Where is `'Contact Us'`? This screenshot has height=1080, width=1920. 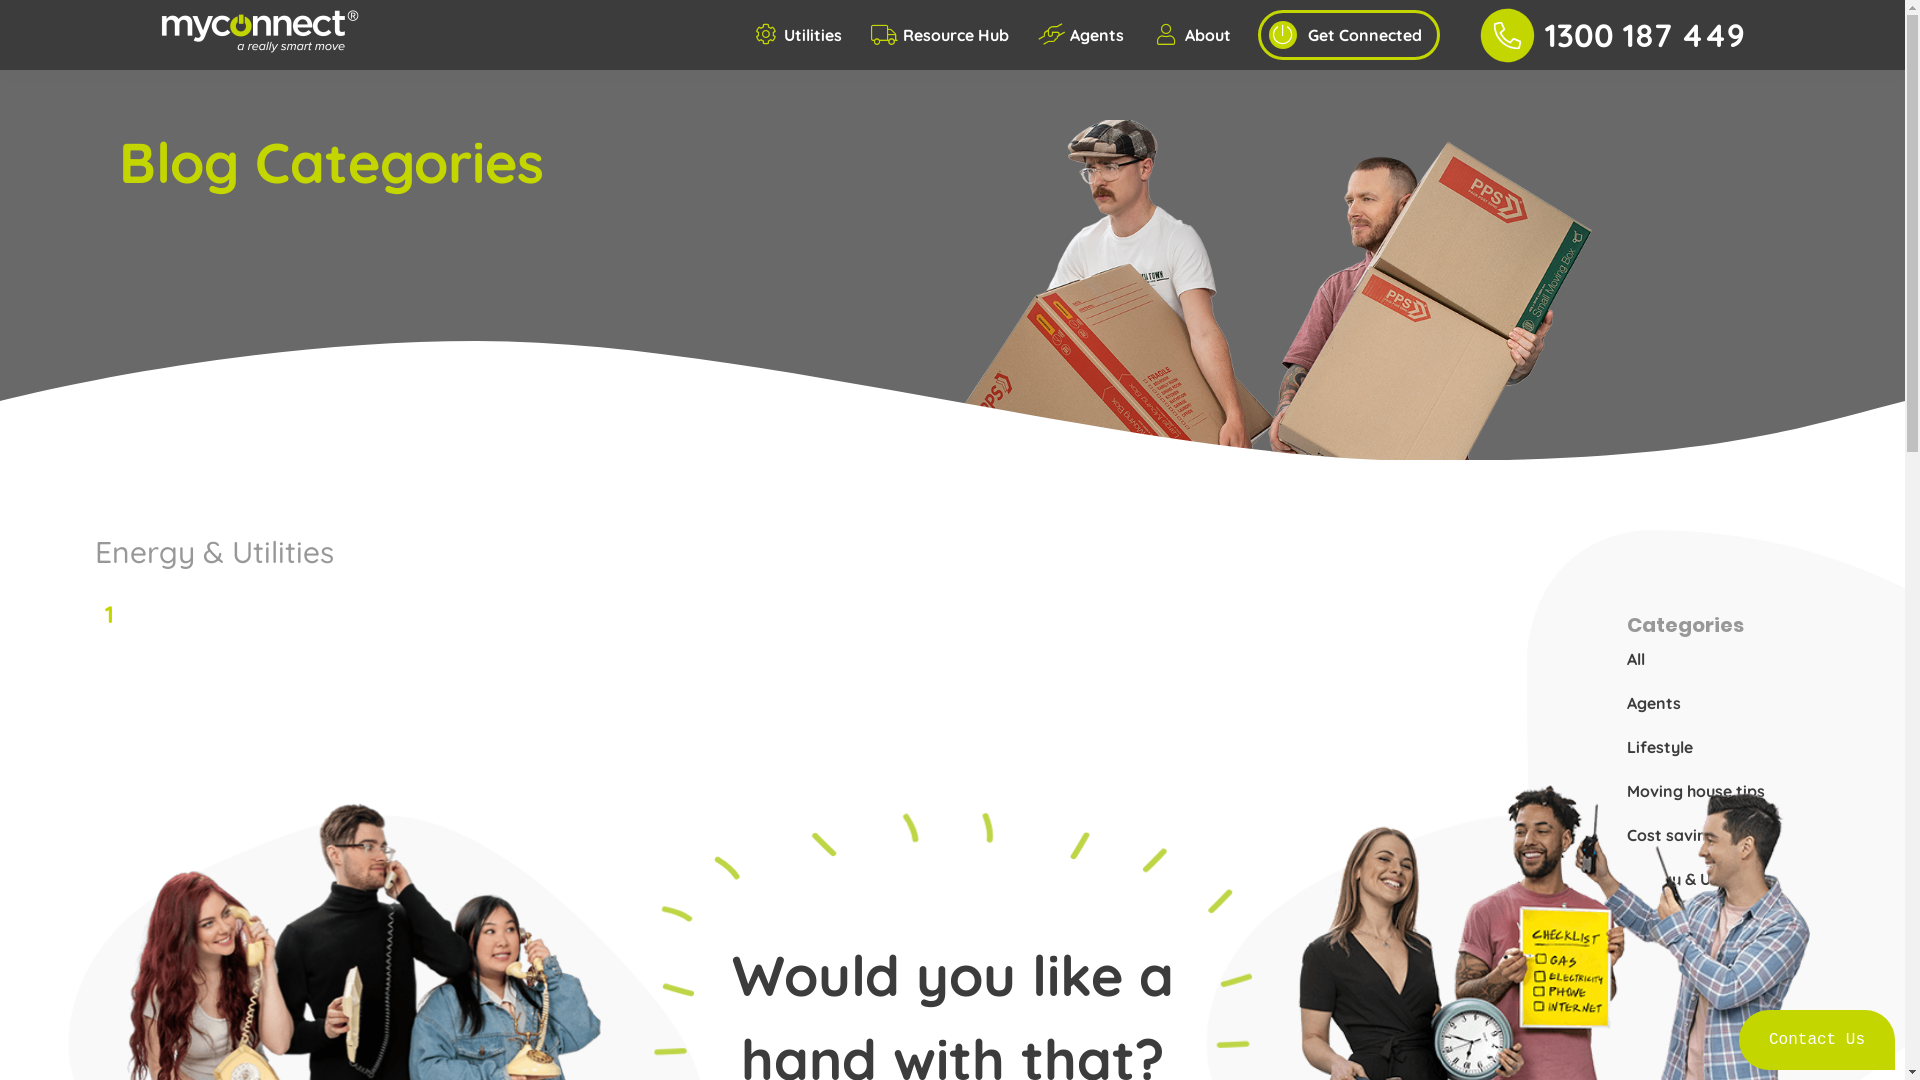
'Contact Us' is located at coordinates (1817, 1039).